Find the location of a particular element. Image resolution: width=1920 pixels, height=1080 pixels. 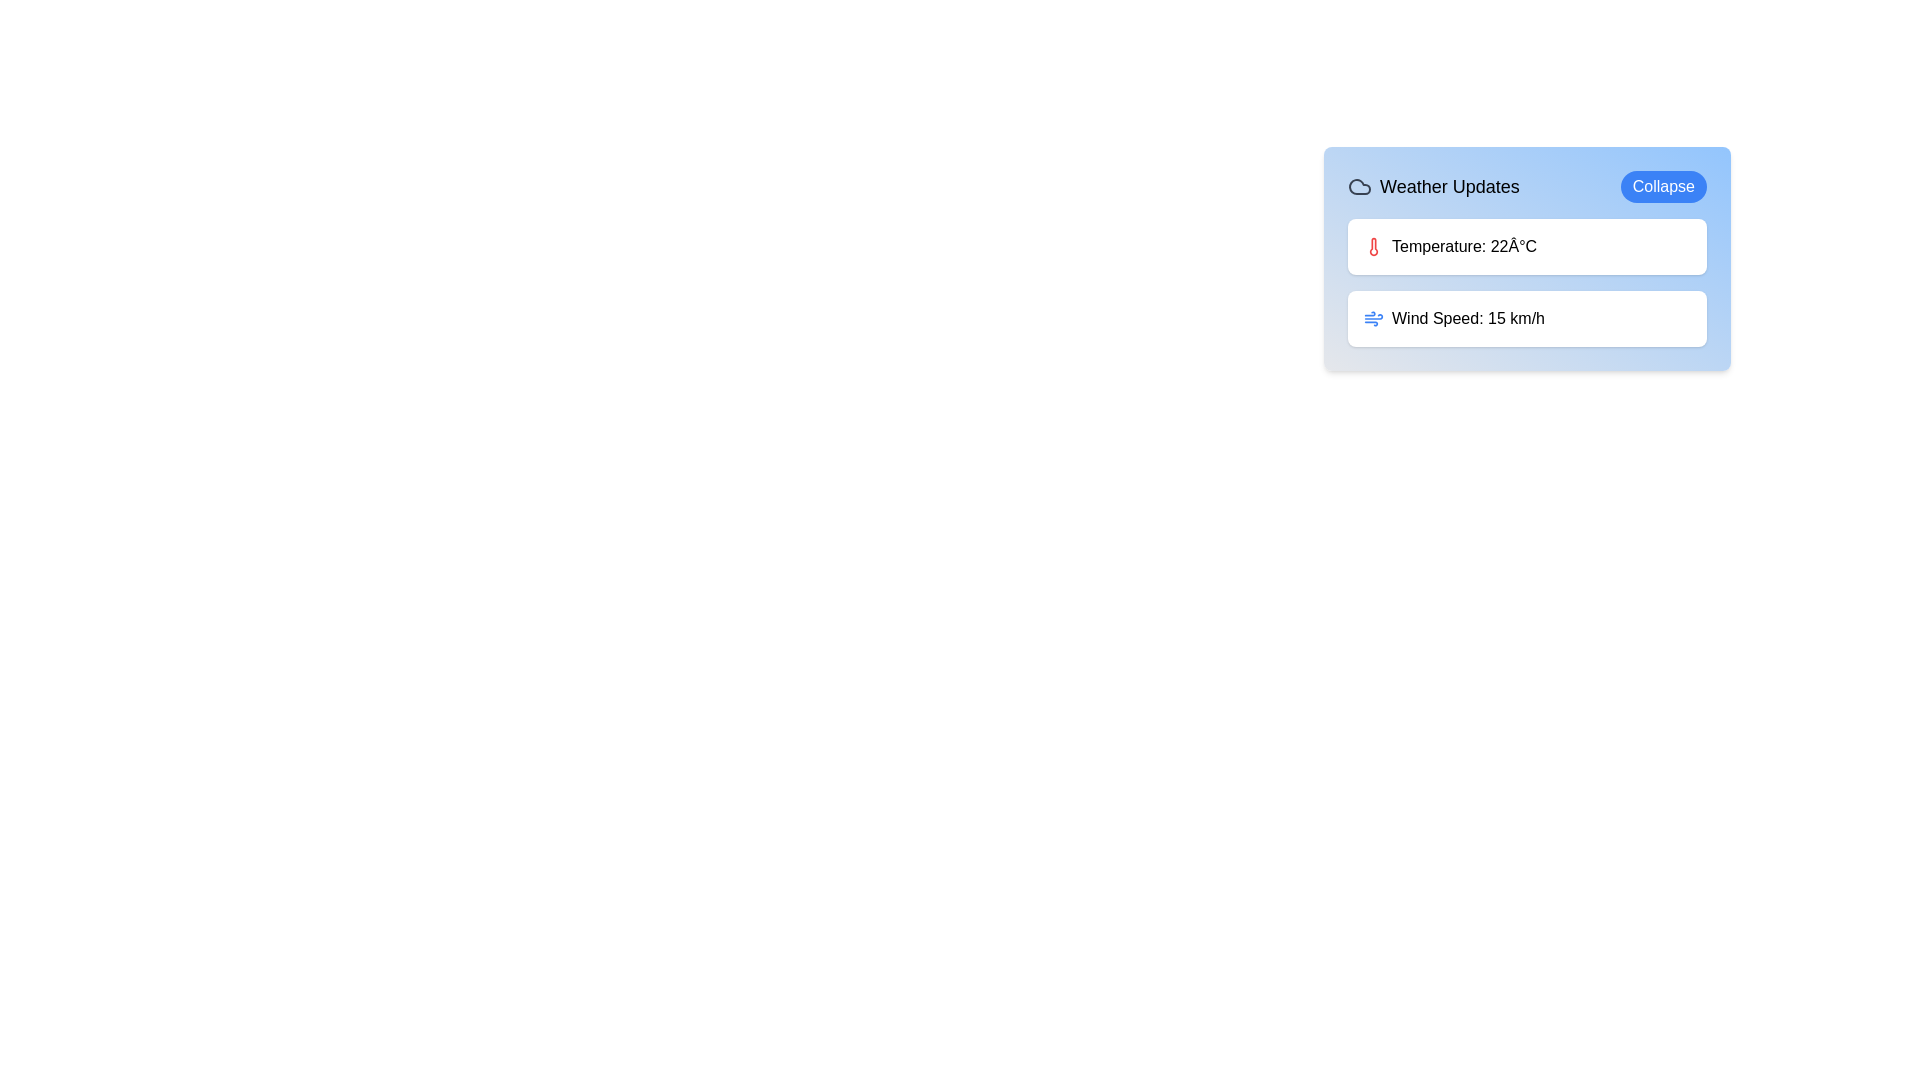

the thermometer icon which indicates temperature information, located adjacent to the label 'Temperature: 22°C' in the 'Weather Updates' section is located at coordinates (1372, 245).